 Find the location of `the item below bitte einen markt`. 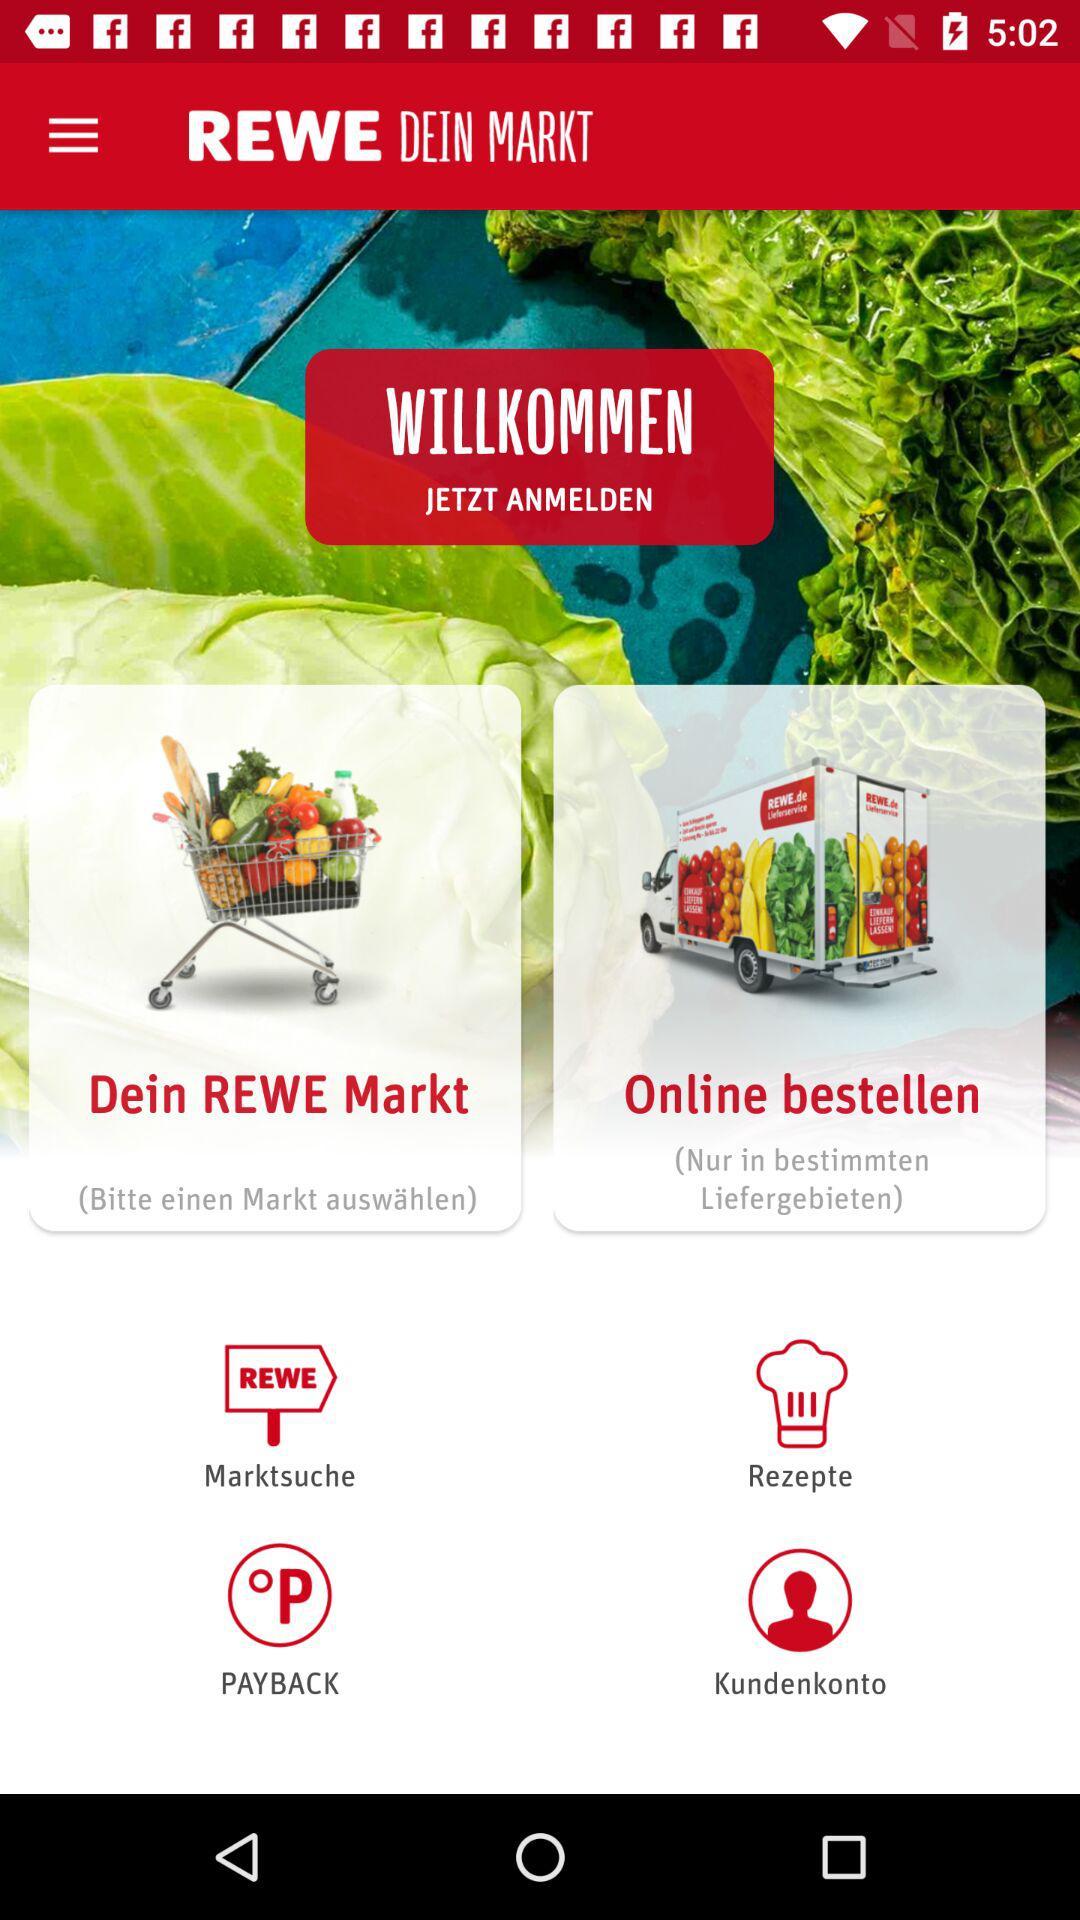

the item below bitte einen markt is located at coordinates (279, 1411).